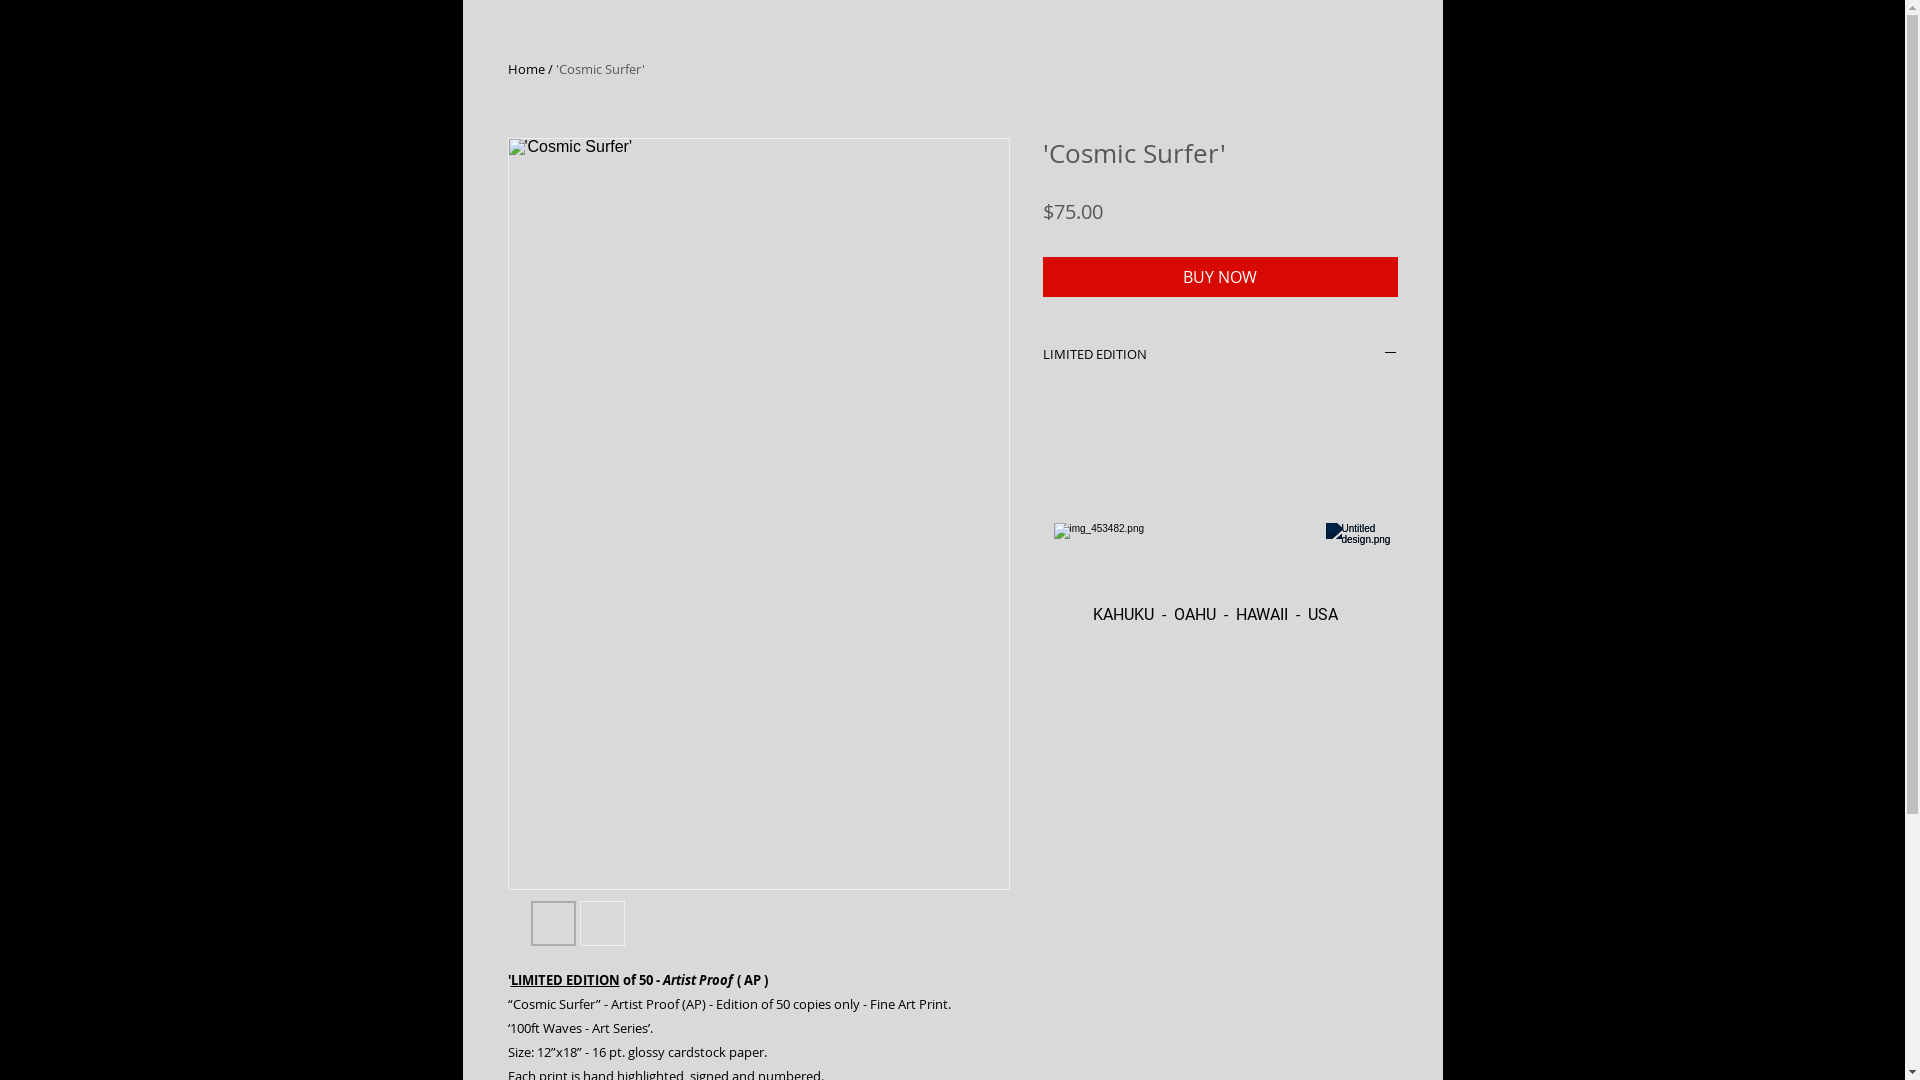  What do you see at coordinates (1218, 277) in the screenshot?
I see `'BUY NOW'` at bounding box center [1218, 277].